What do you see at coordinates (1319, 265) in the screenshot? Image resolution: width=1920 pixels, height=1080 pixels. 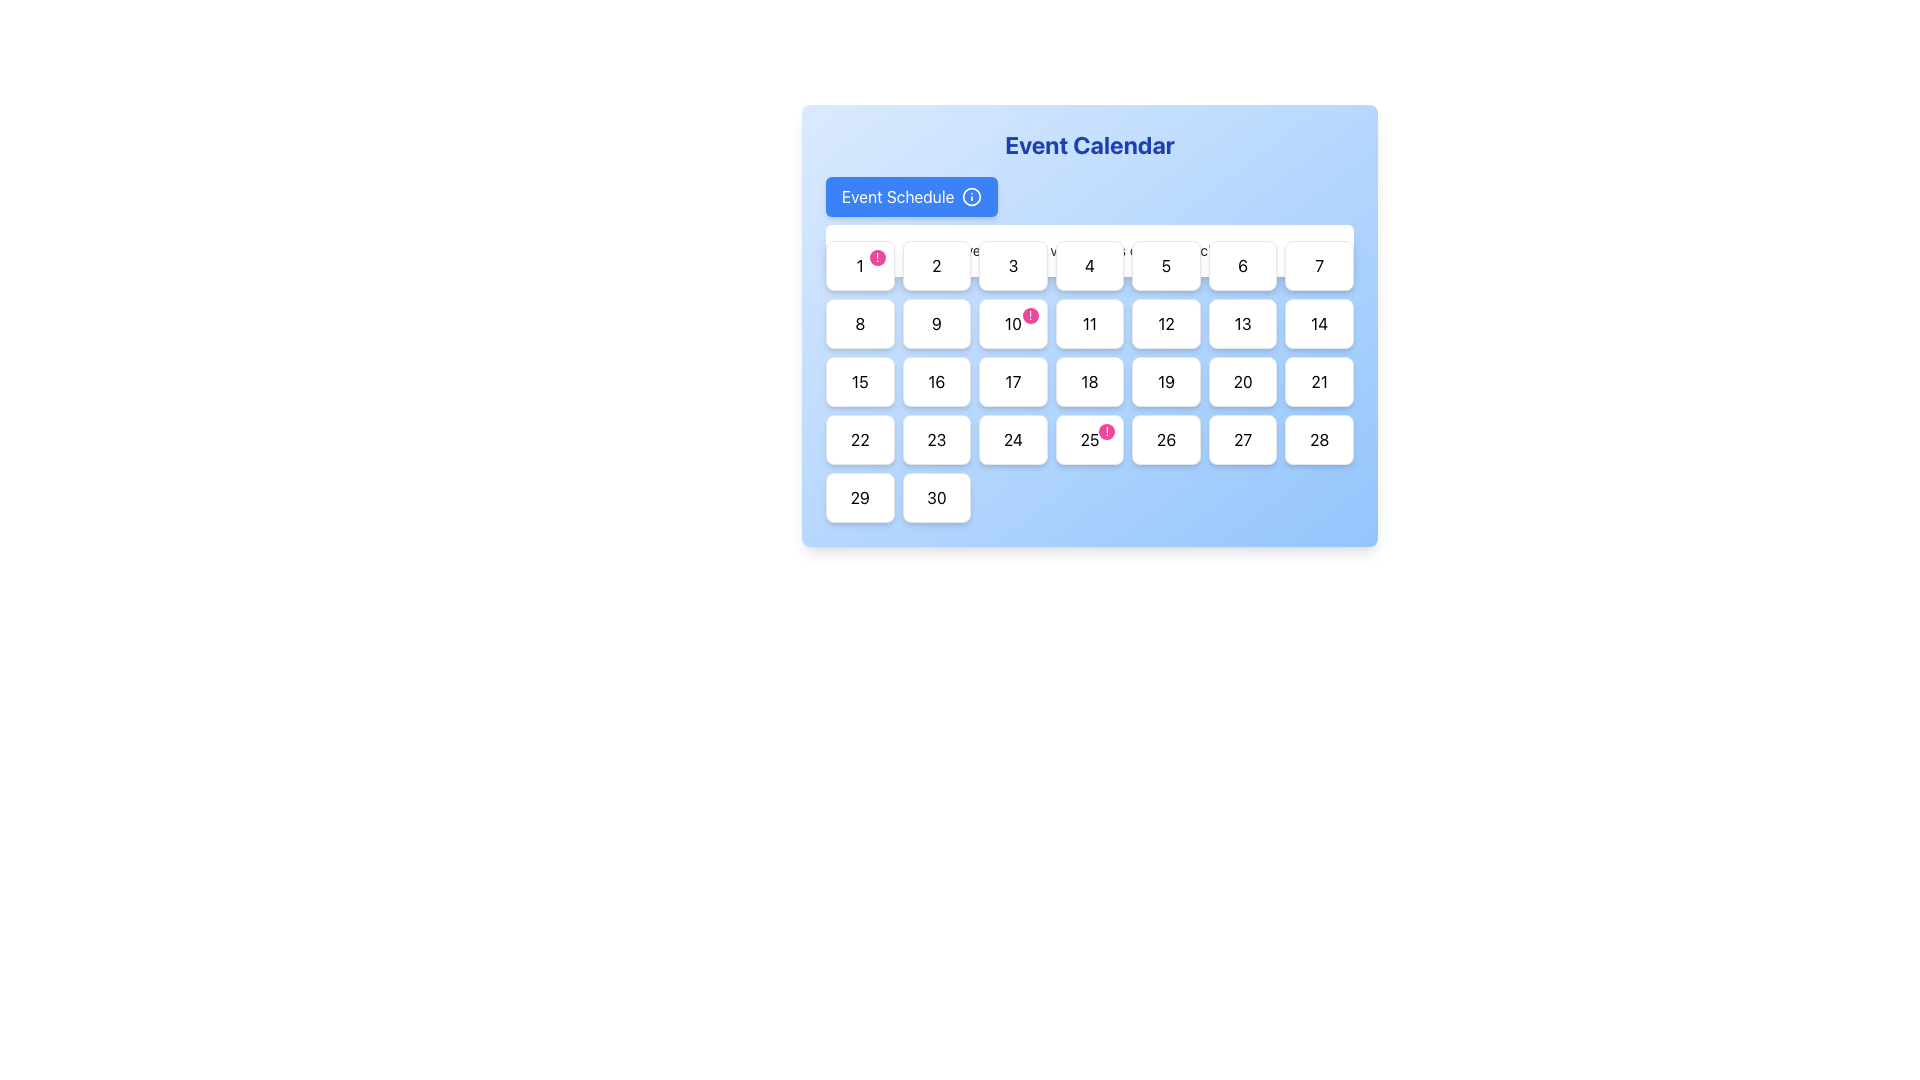 I see `the calendar day button` at bounding box center [1319, 265].